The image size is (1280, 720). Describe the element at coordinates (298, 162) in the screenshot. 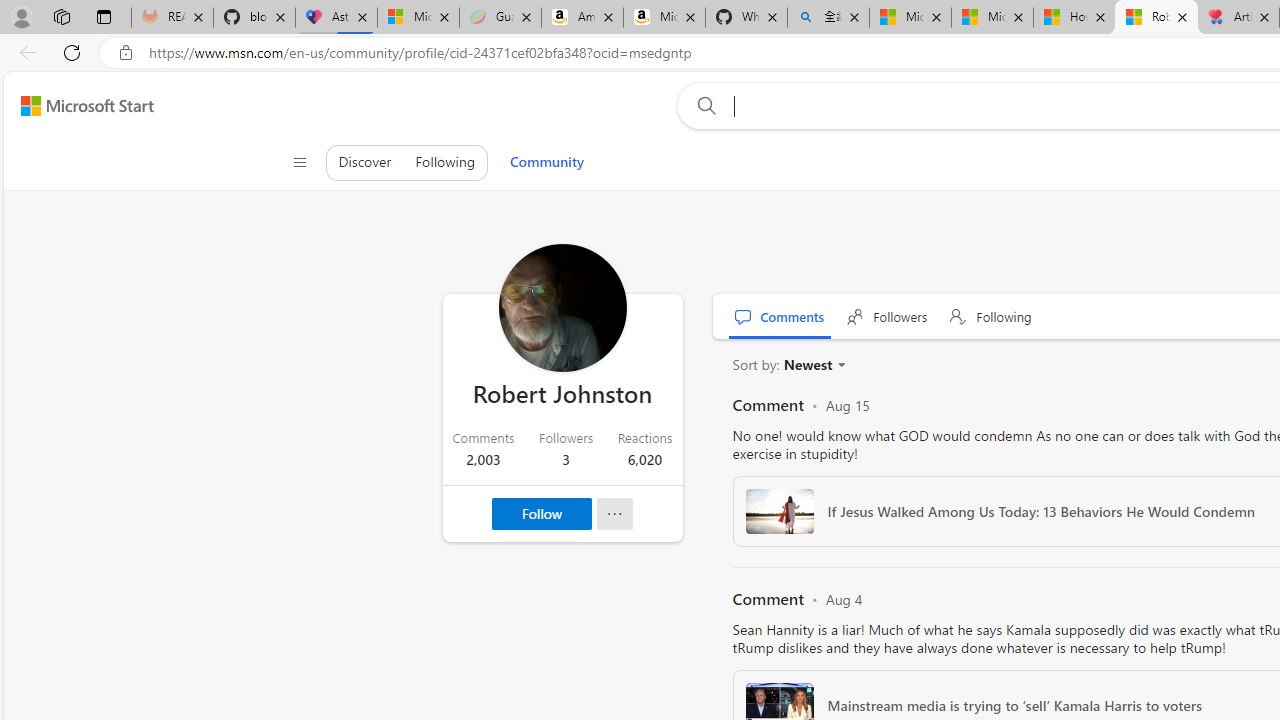

I see `'Class: control icon-only'` at that location.